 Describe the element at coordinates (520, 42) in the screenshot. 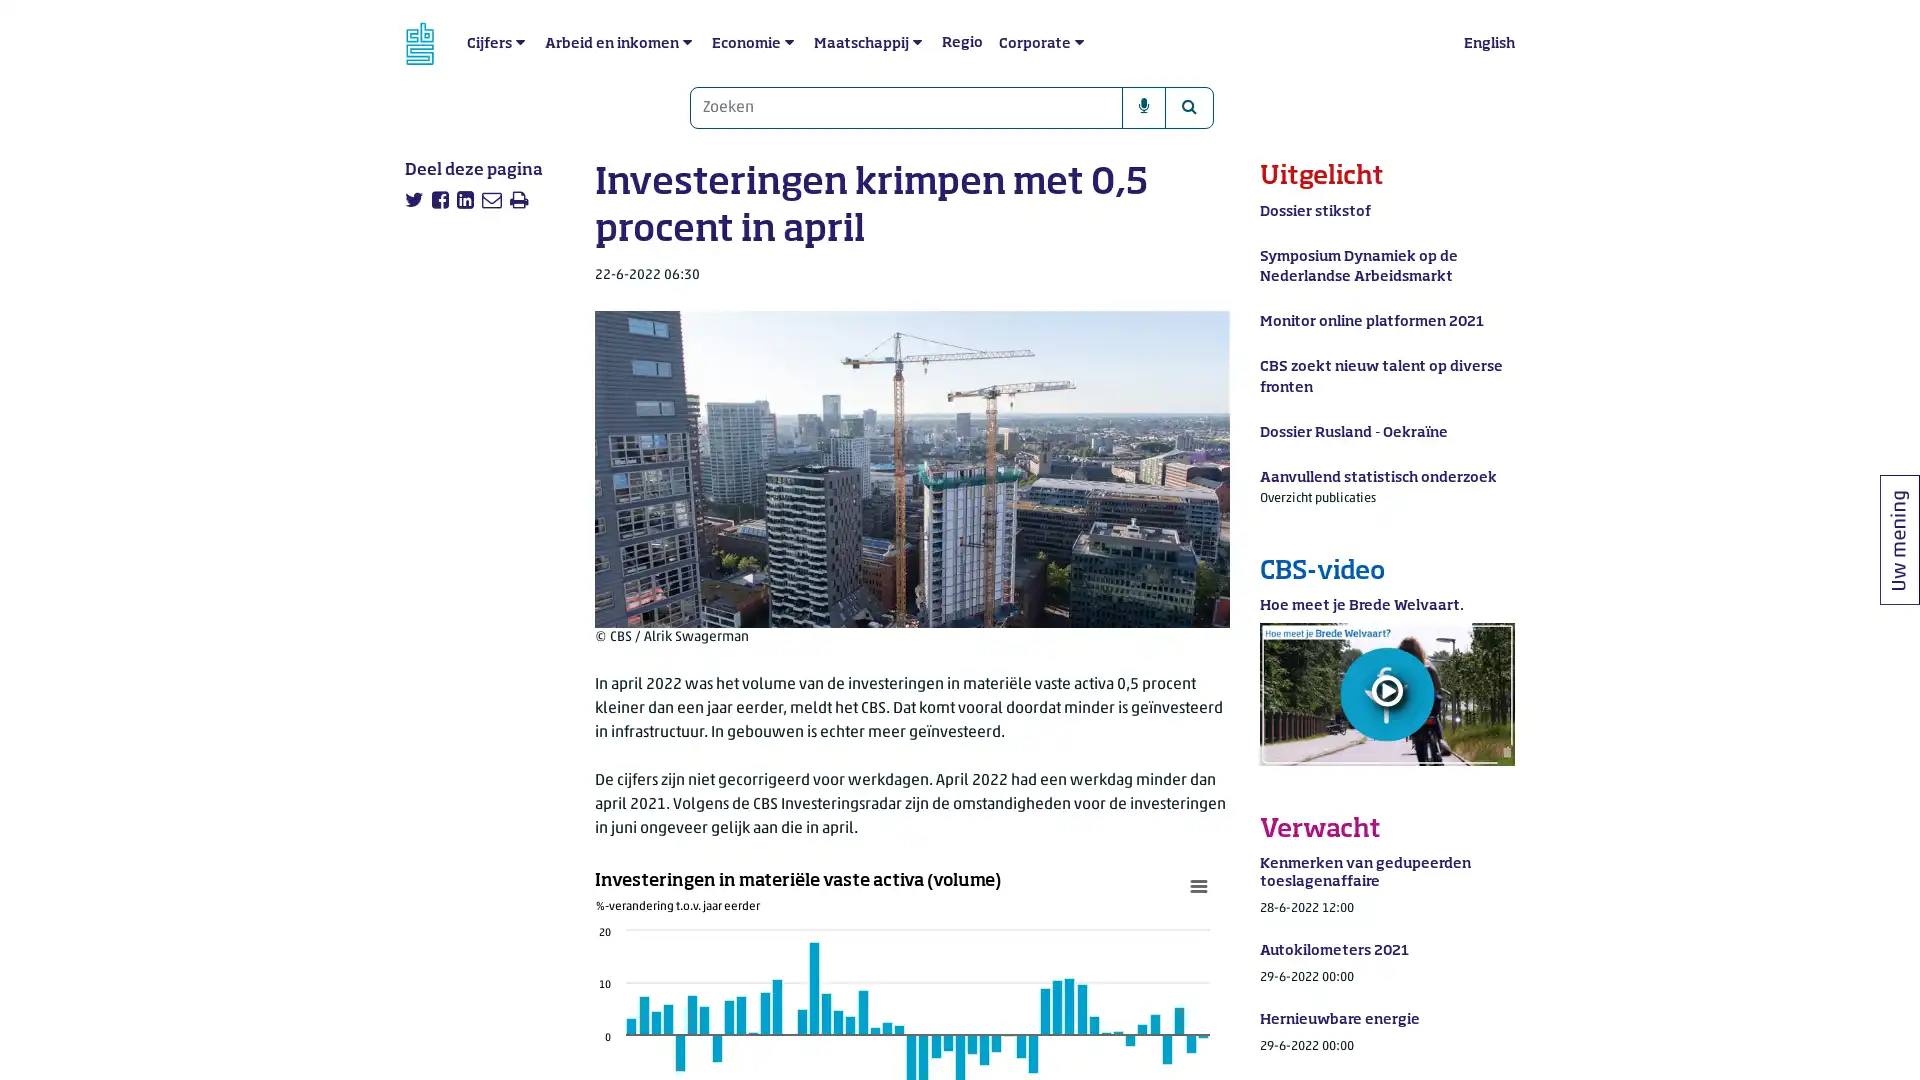

I see `submenu Cijfers` at that location.